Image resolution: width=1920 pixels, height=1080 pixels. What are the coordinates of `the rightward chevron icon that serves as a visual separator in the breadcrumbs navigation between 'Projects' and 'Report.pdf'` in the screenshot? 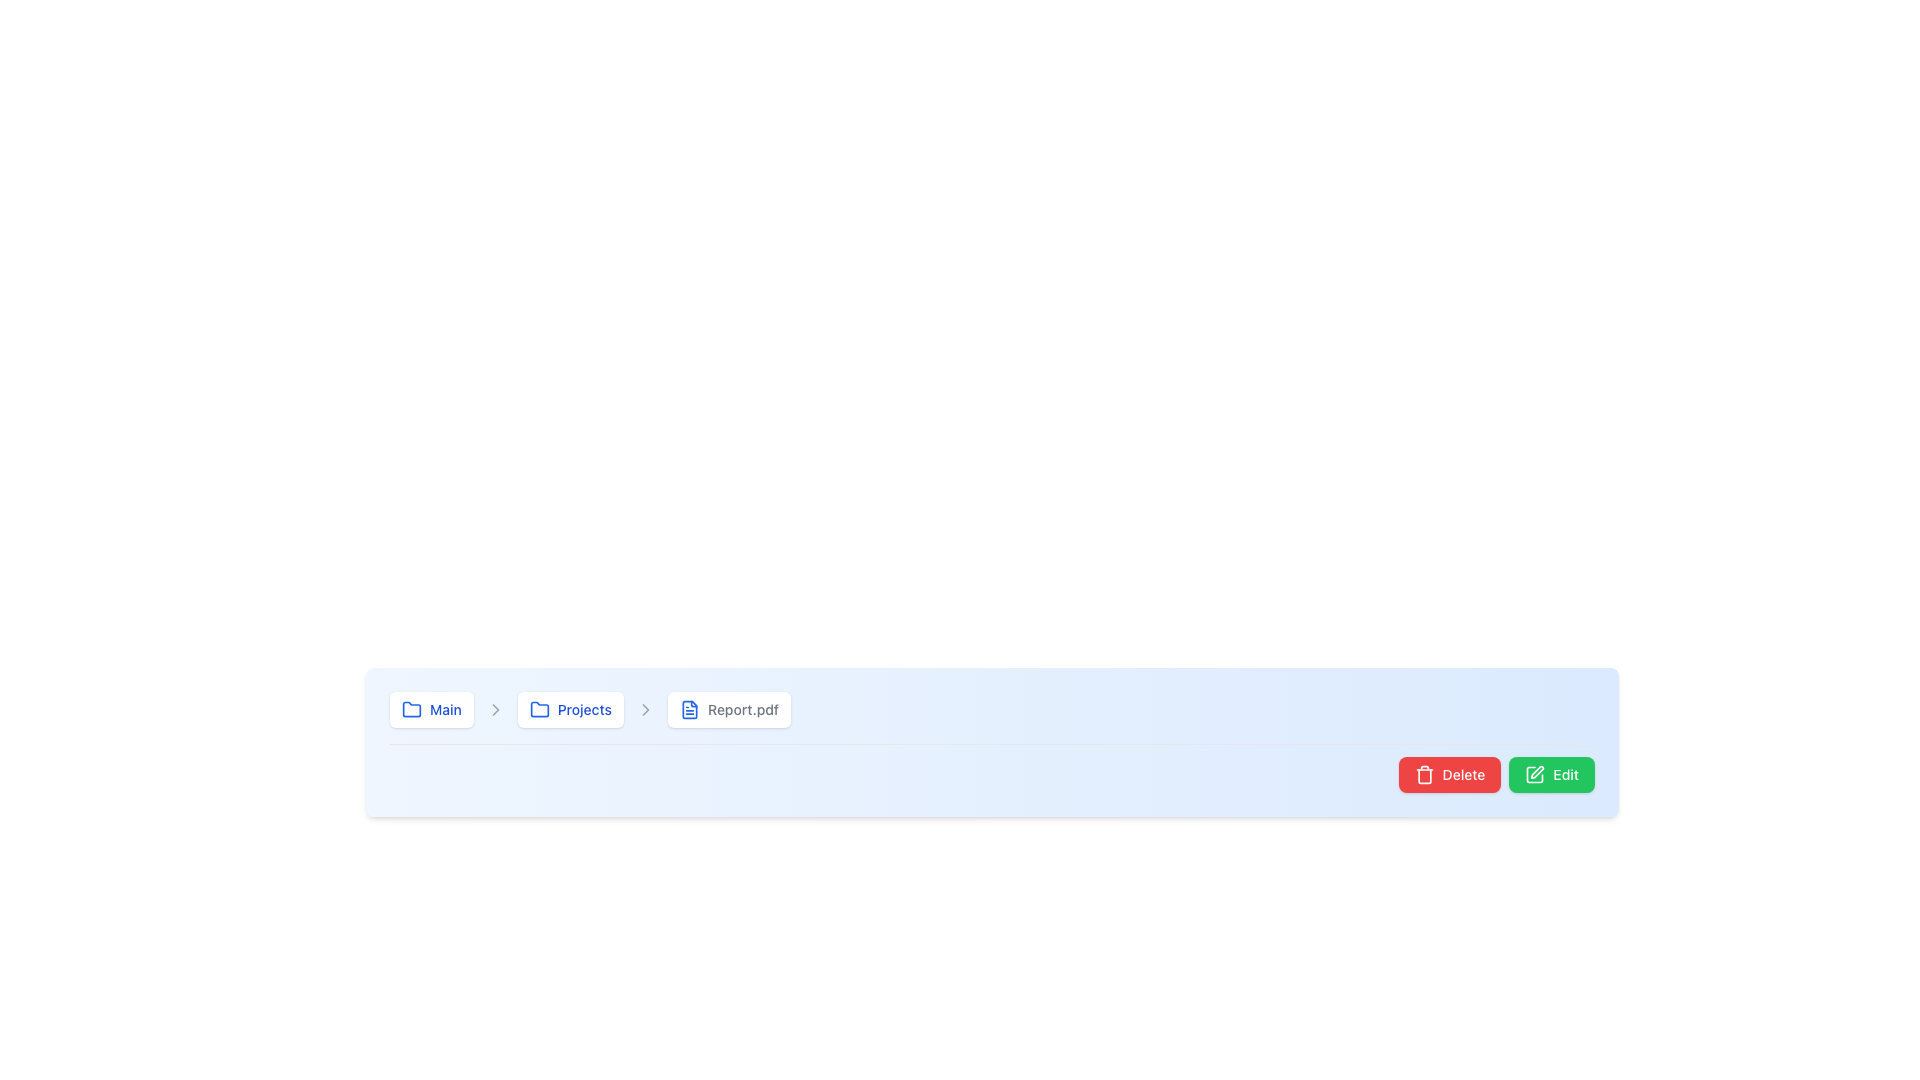 It's located at (645, 708).